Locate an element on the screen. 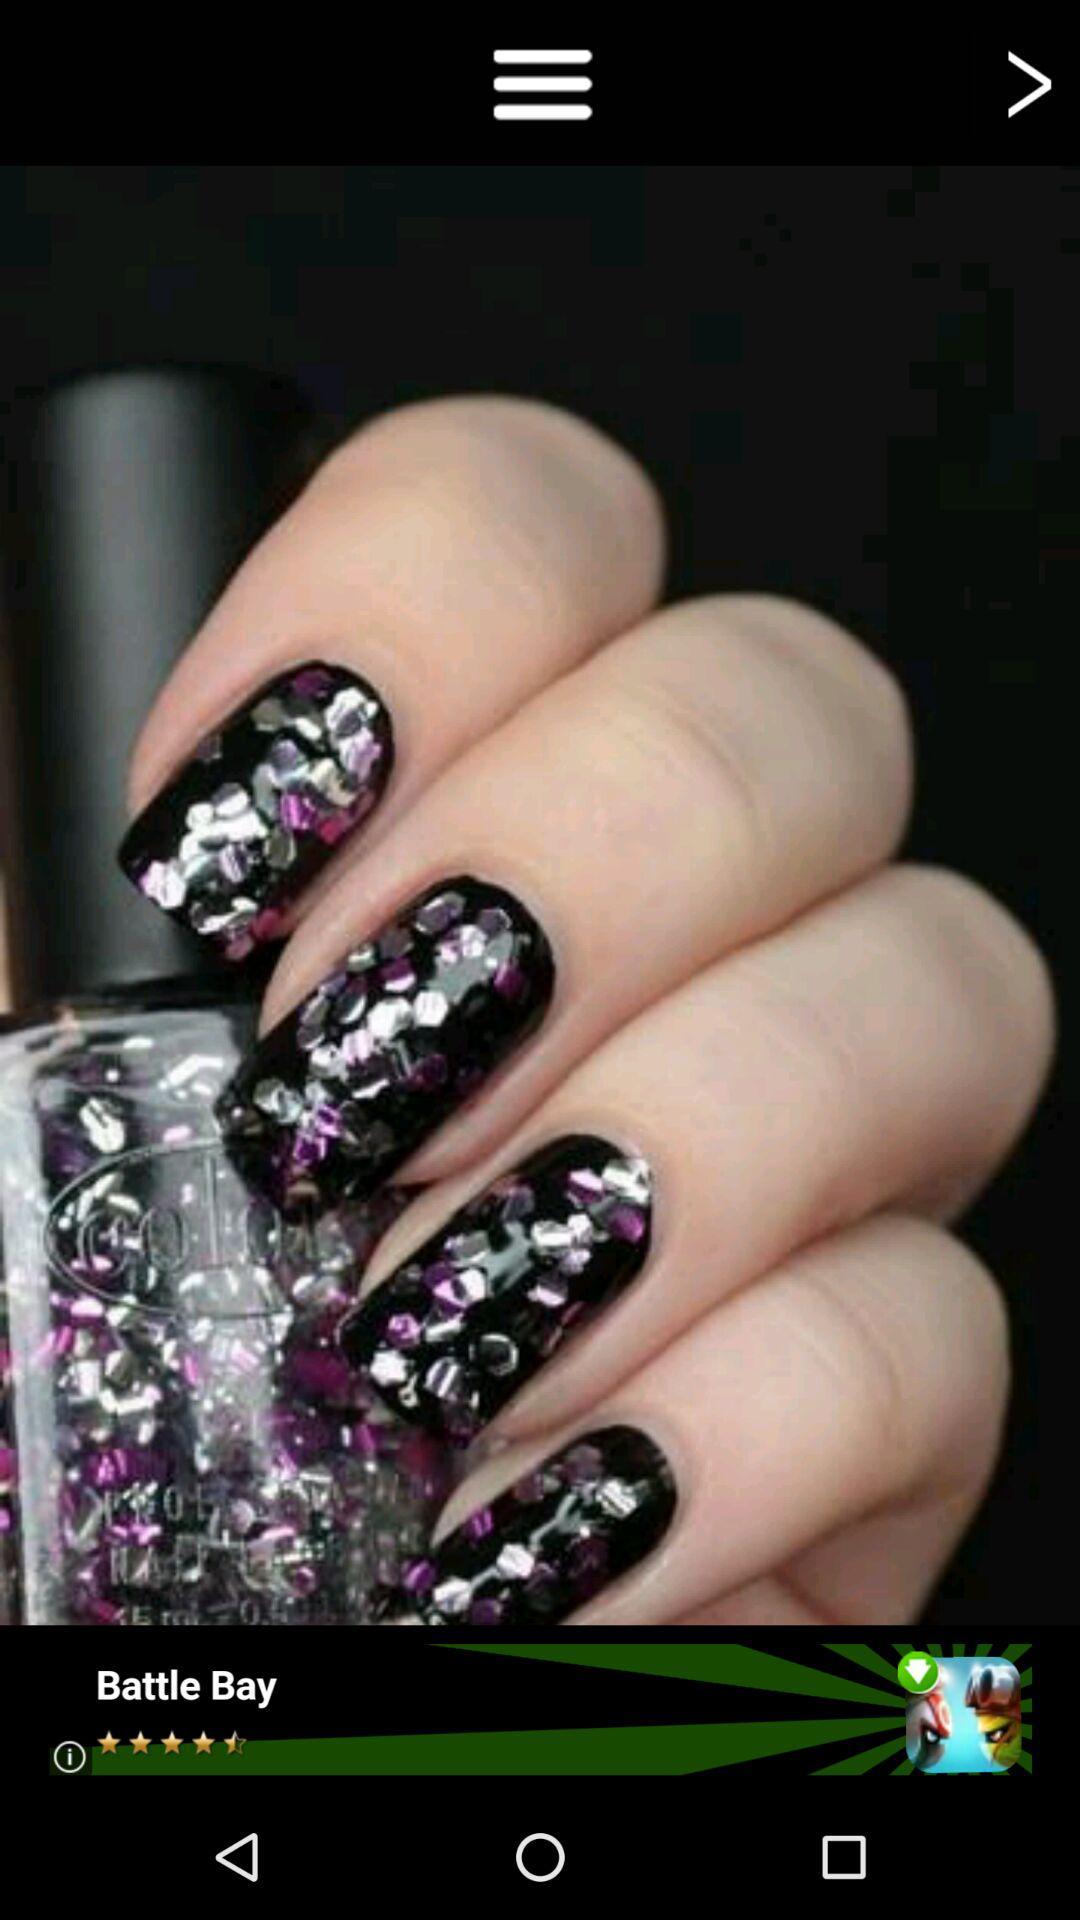  go forward is located at coordinates (1026, 81).